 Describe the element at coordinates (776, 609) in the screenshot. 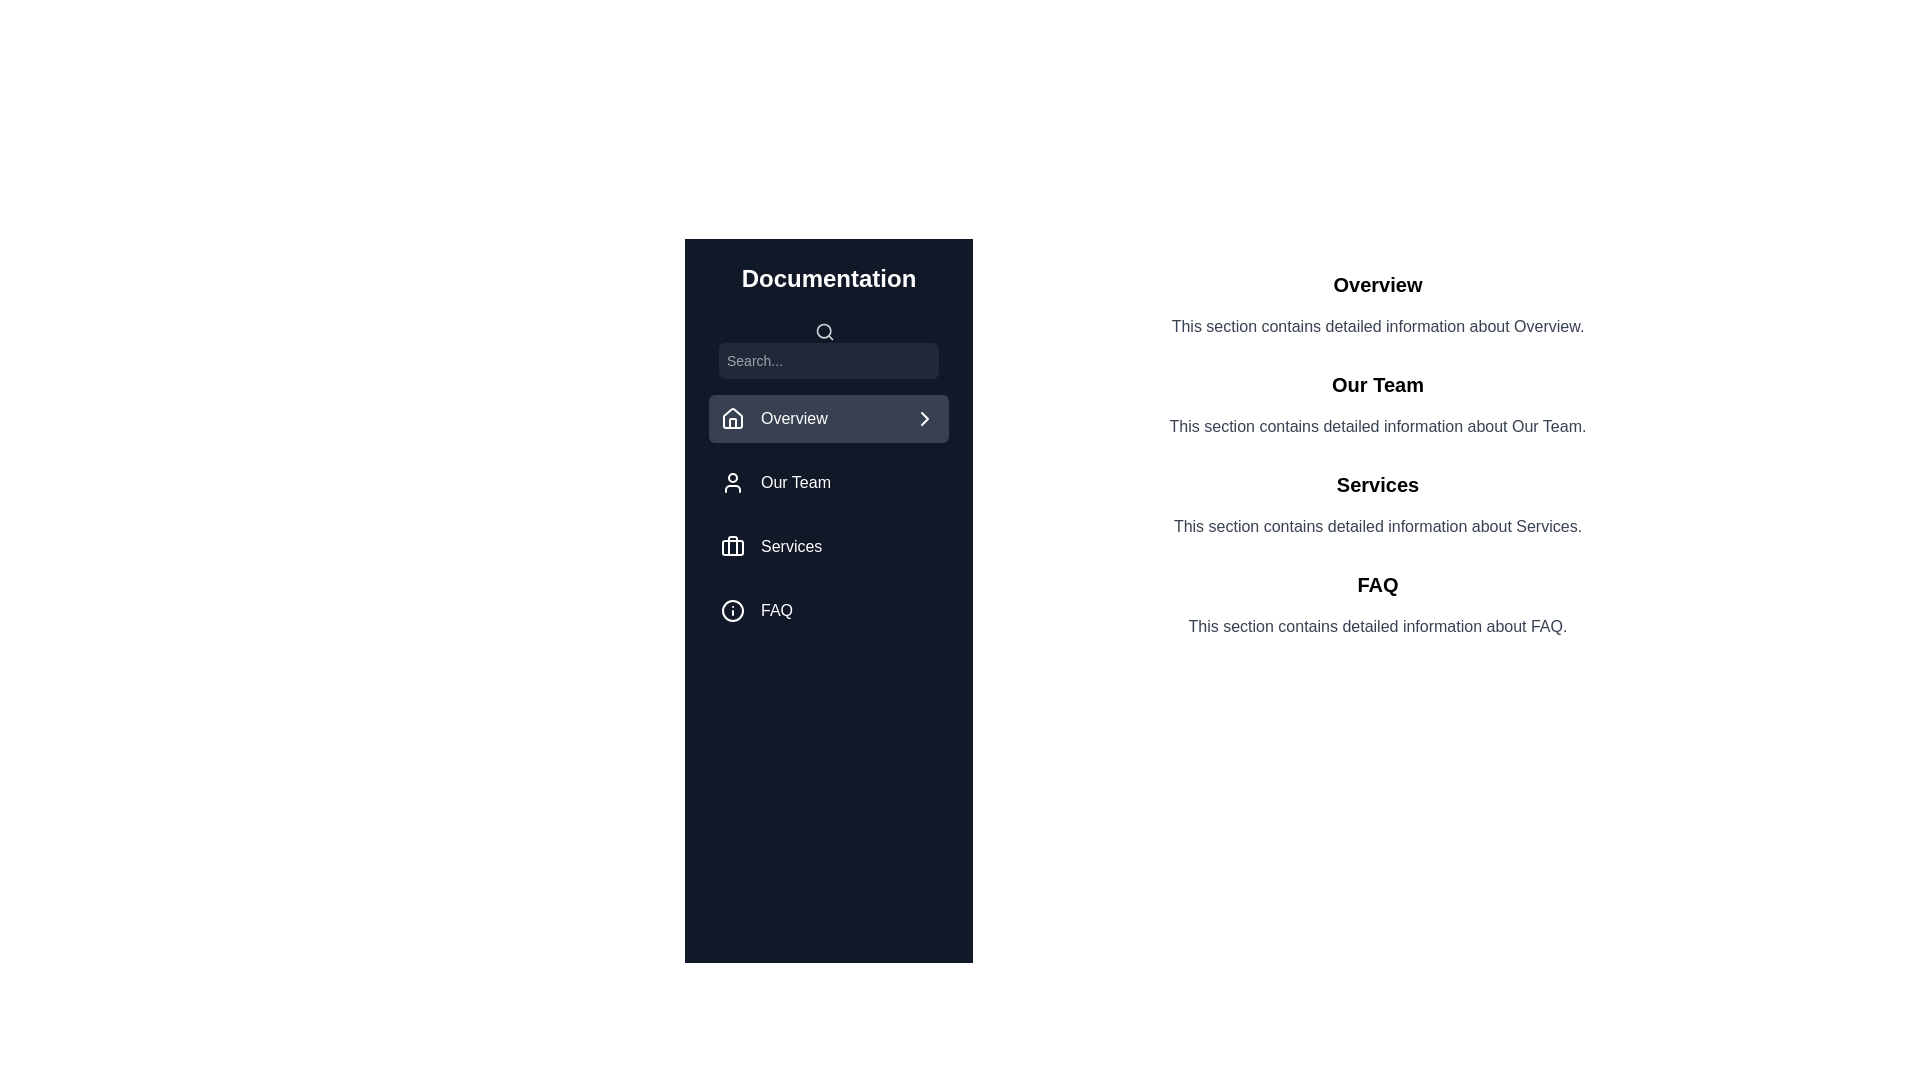

I see `the 'FAQ' text label in the navigation menu, which is styled in white and positioned under the 'Documentation' header` at that location.